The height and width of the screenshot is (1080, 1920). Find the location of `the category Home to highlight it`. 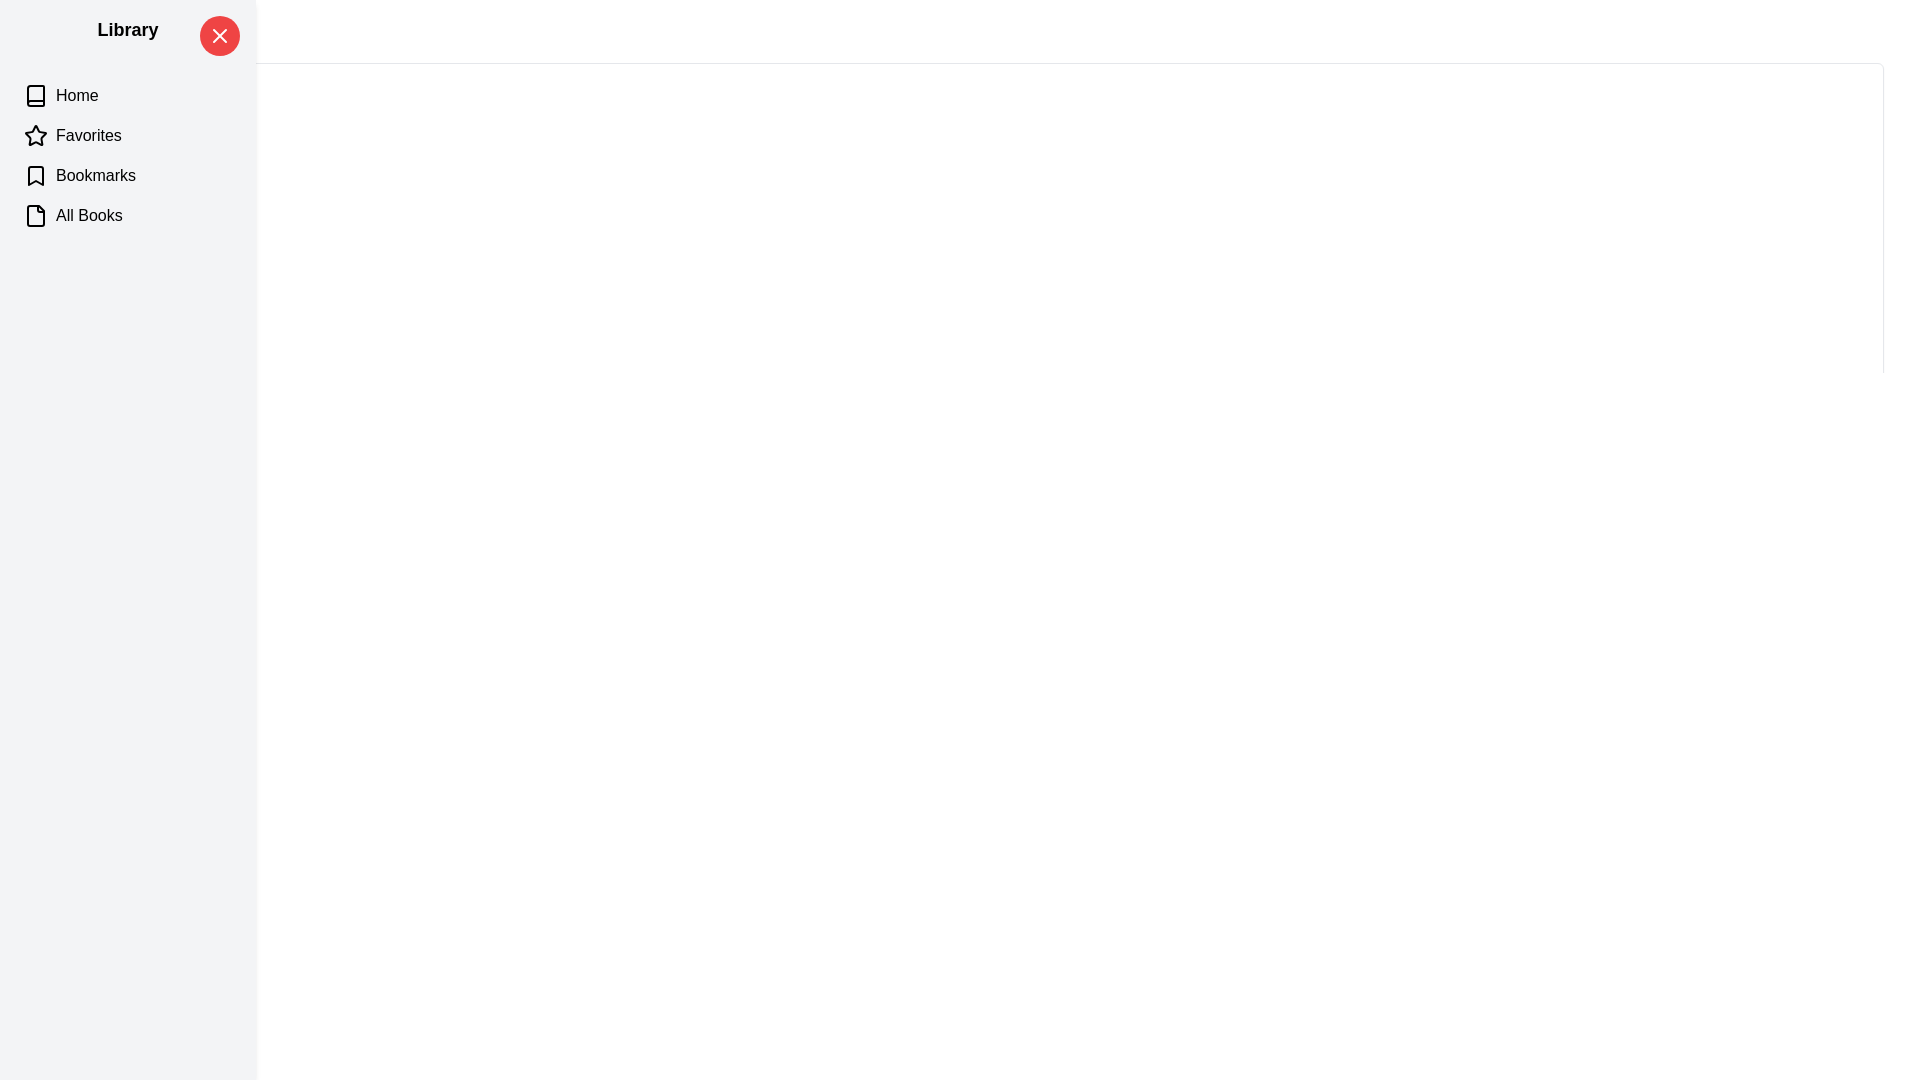

the category Home to highlight it is located at coordinates (127, 96).